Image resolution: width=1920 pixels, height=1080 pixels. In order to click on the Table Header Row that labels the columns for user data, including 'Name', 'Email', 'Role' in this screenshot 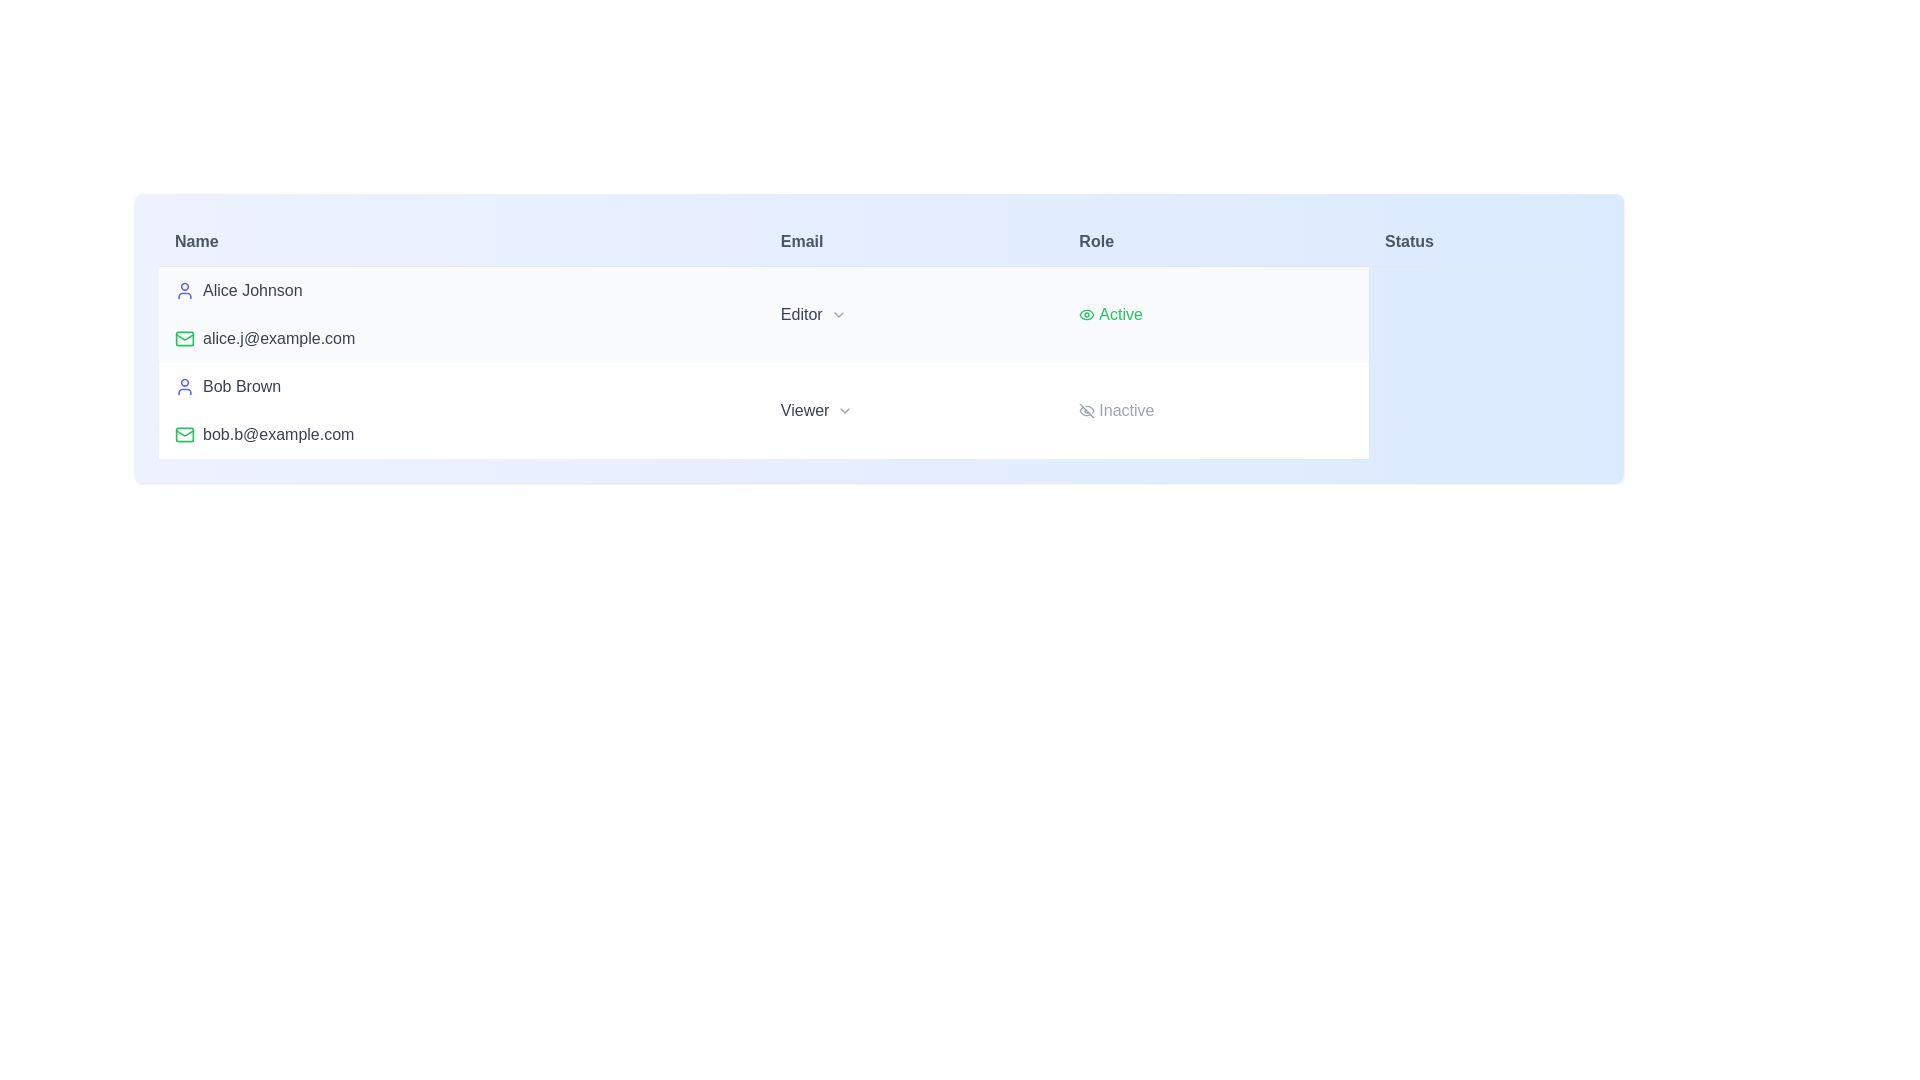, I will do `click(879, 241)`.